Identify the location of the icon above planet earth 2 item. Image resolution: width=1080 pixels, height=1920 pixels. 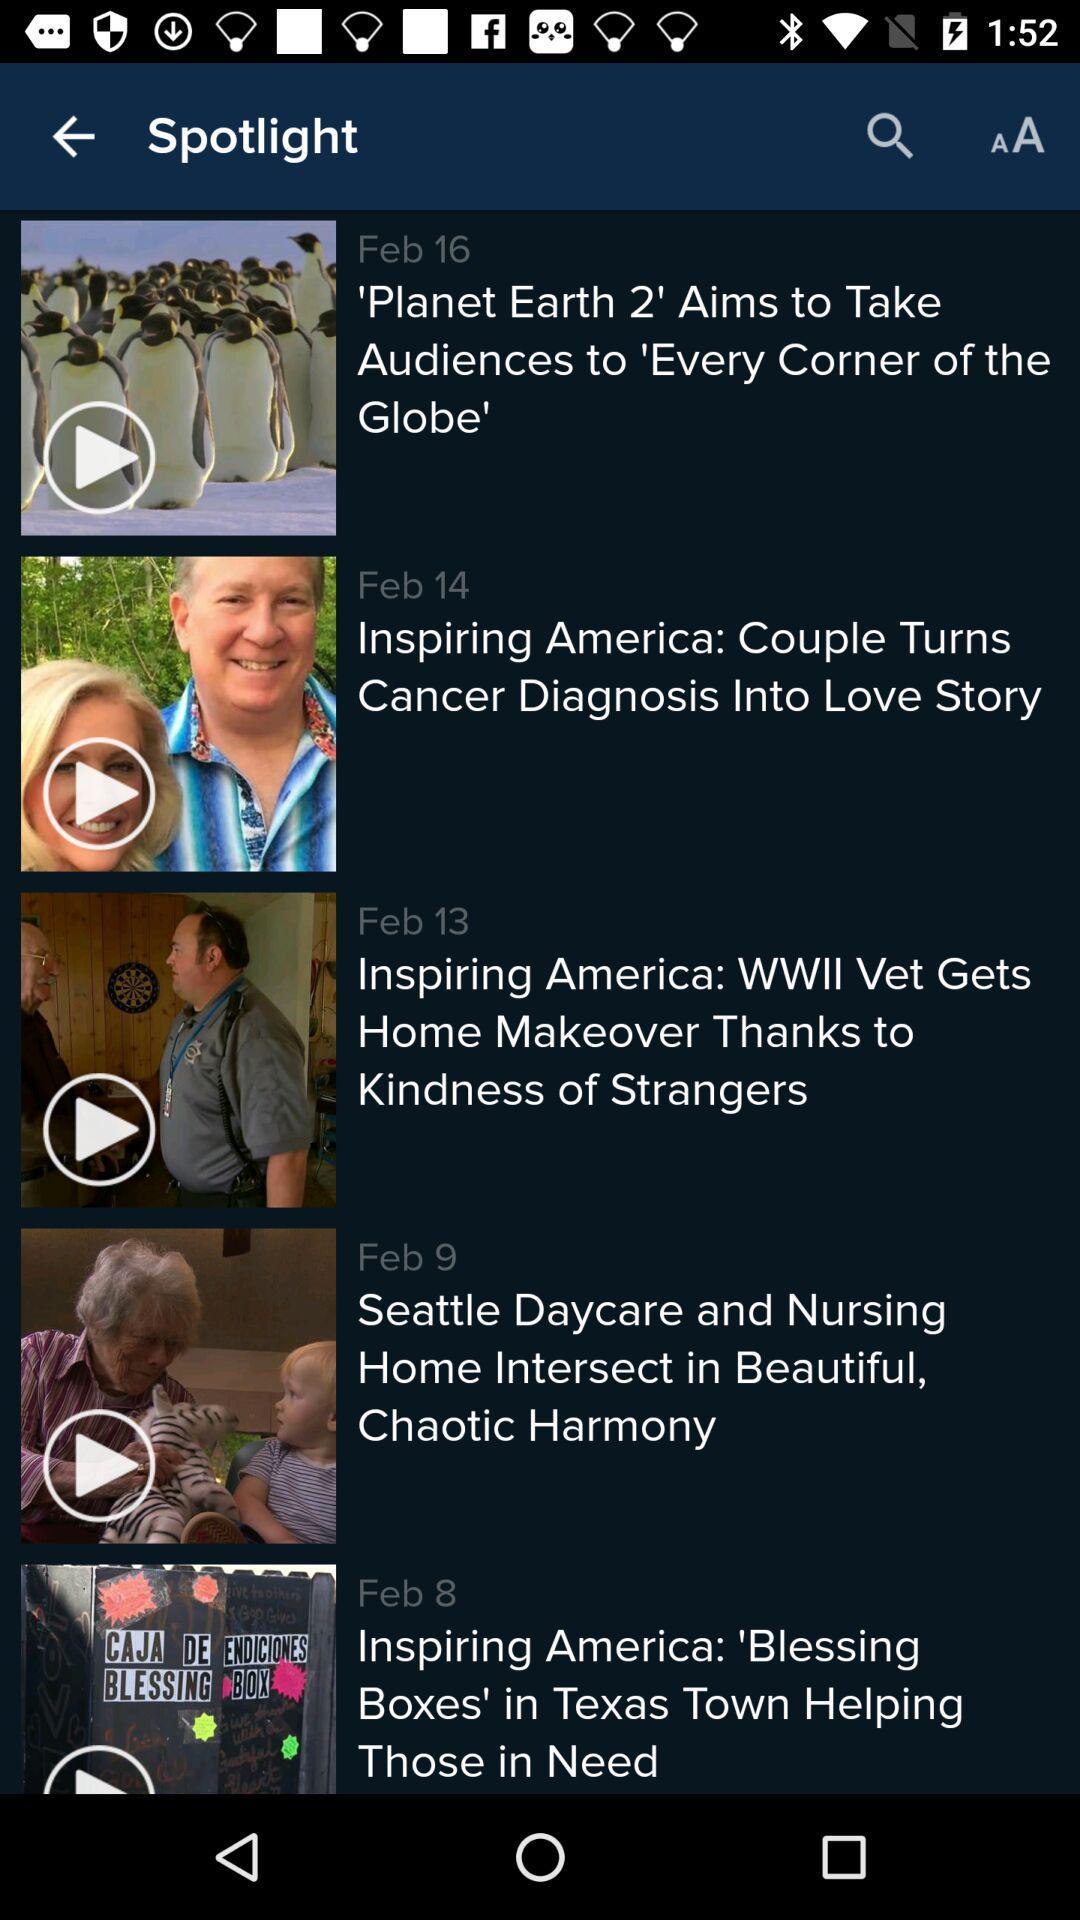
(1017, 135).